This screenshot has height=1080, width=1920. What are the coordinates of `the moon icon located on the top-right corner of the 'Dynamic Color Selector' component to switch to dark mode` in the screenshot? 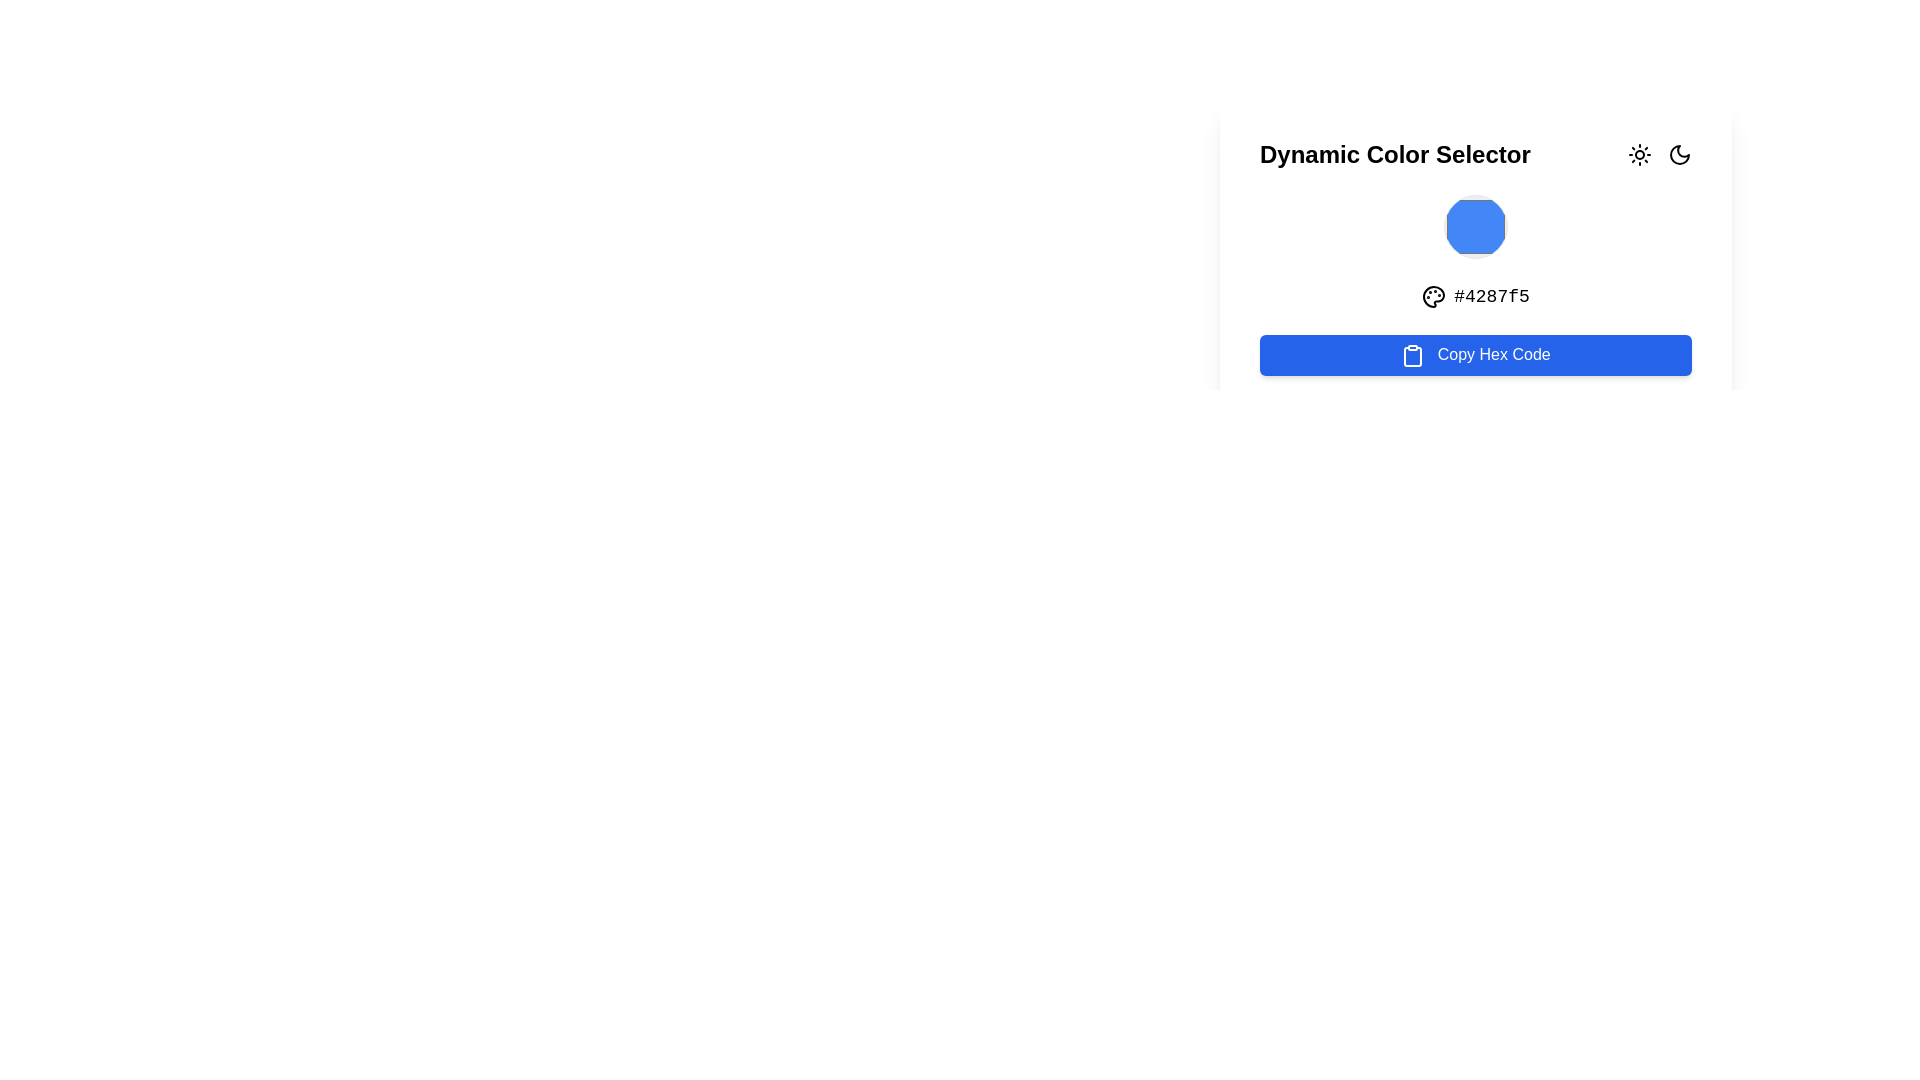 It's located at (1660, 153).